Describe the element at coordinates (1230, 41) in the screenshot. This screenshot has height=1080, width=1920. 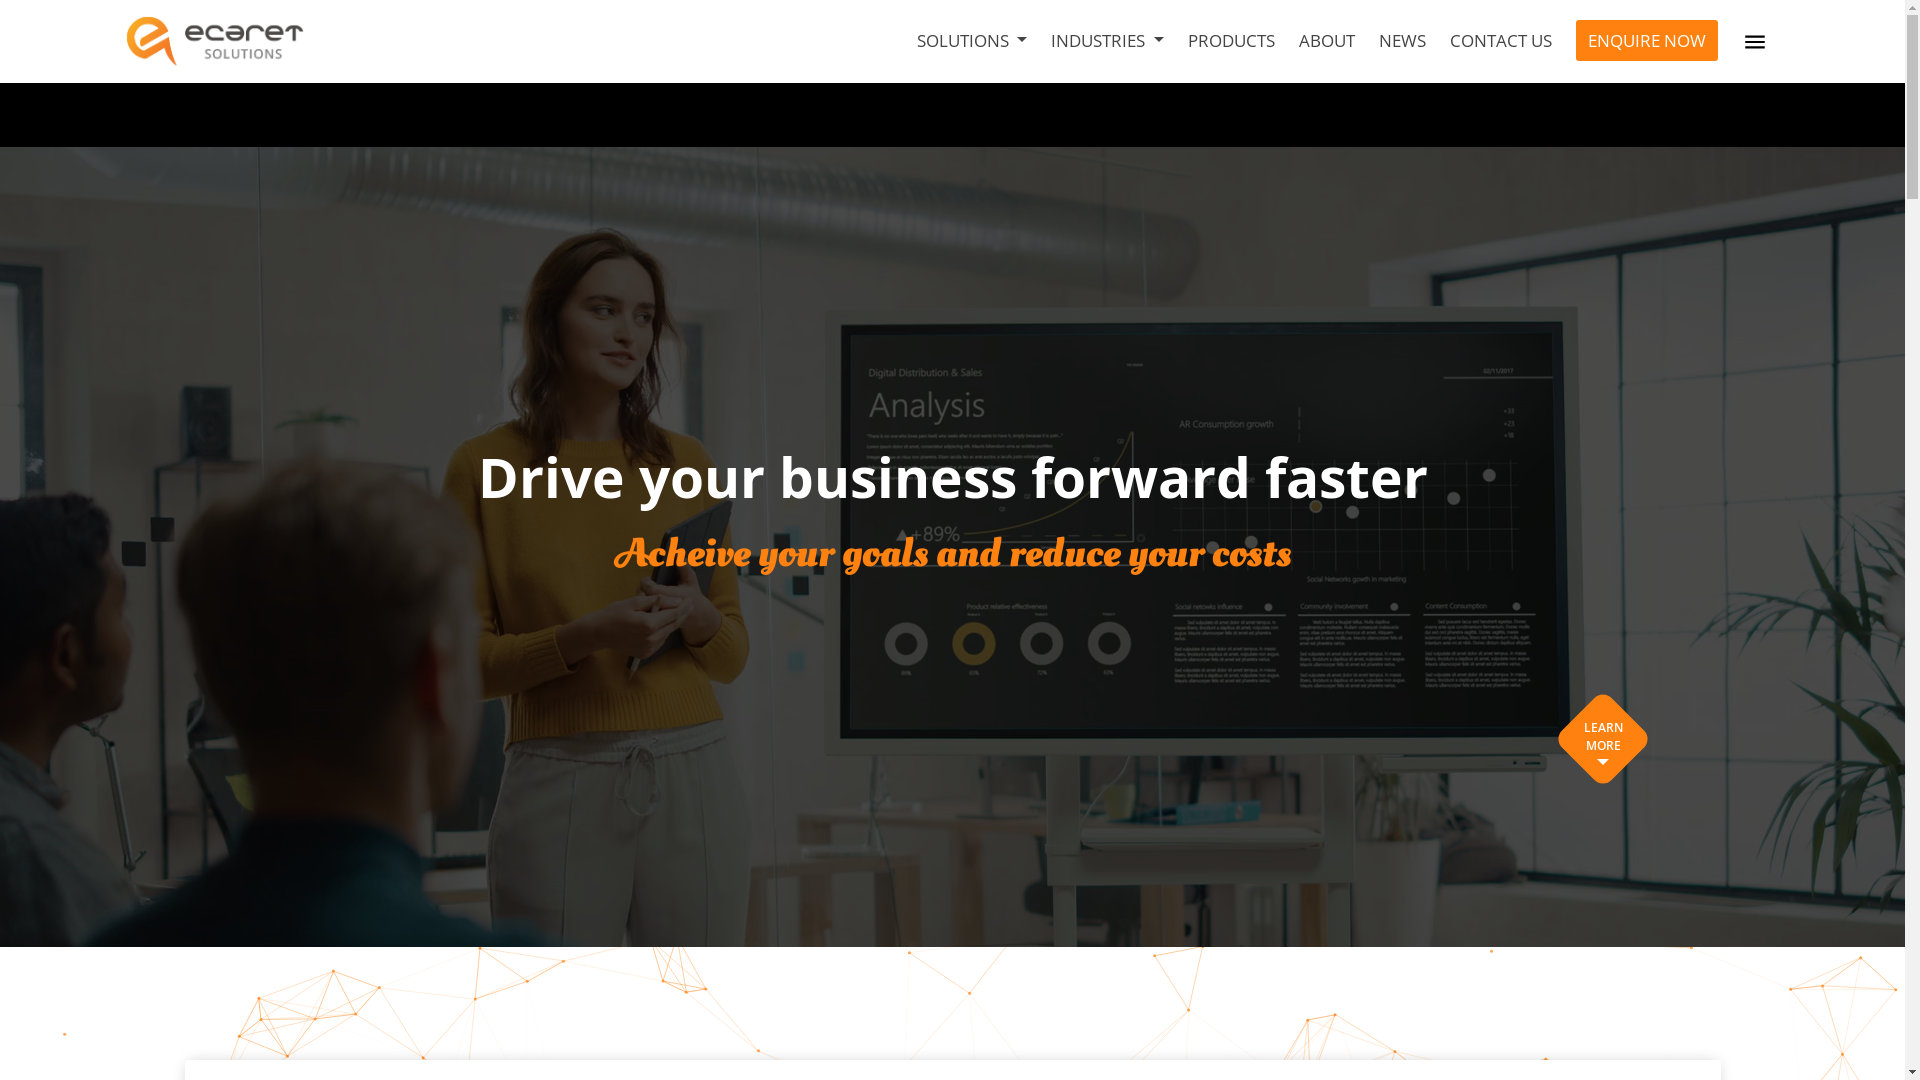
I see `'PRODUCTS'` at that location.